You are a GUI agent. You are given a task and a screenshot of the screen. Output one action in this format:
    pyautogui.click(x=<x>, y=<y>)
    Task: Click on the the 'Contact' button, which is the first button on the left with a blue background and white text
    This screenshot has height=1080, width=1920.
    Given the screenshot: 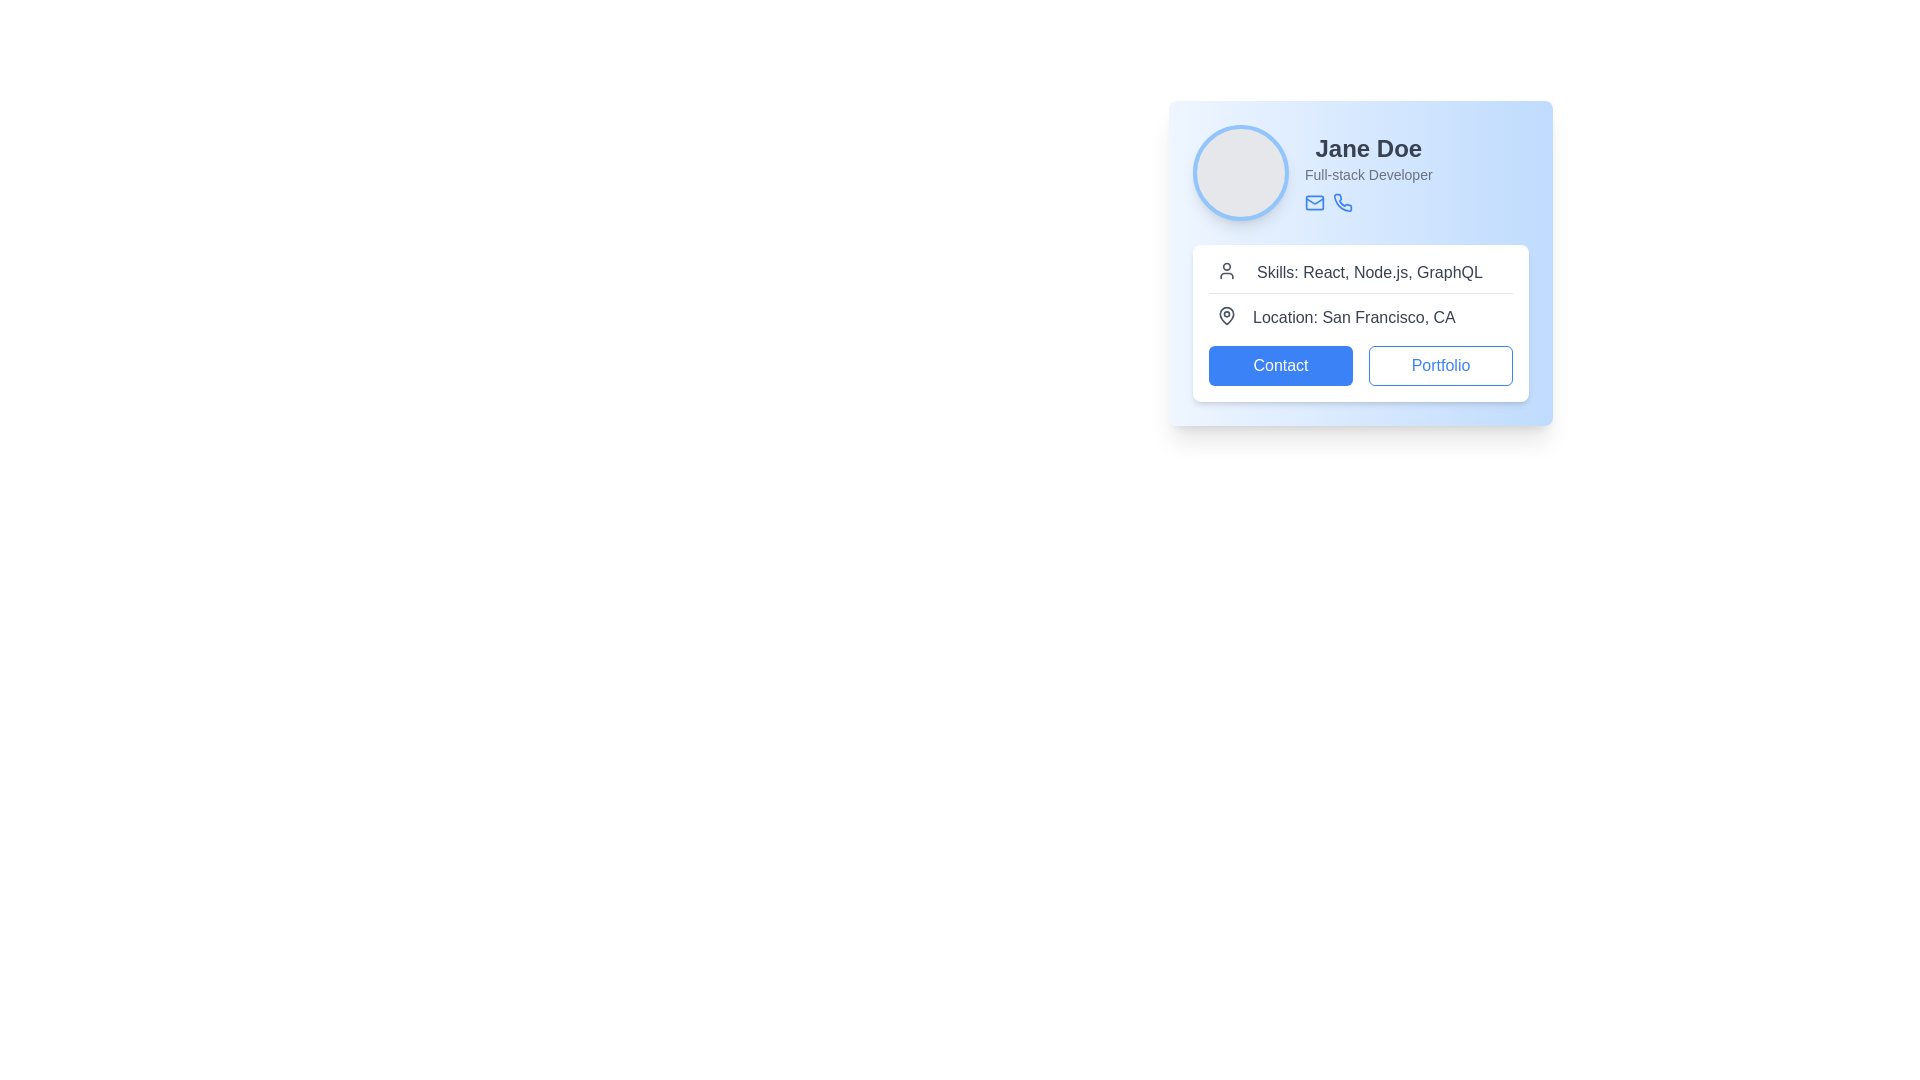 What is the action you would take?
    pyautogui.click(x=1281, y=366)
    